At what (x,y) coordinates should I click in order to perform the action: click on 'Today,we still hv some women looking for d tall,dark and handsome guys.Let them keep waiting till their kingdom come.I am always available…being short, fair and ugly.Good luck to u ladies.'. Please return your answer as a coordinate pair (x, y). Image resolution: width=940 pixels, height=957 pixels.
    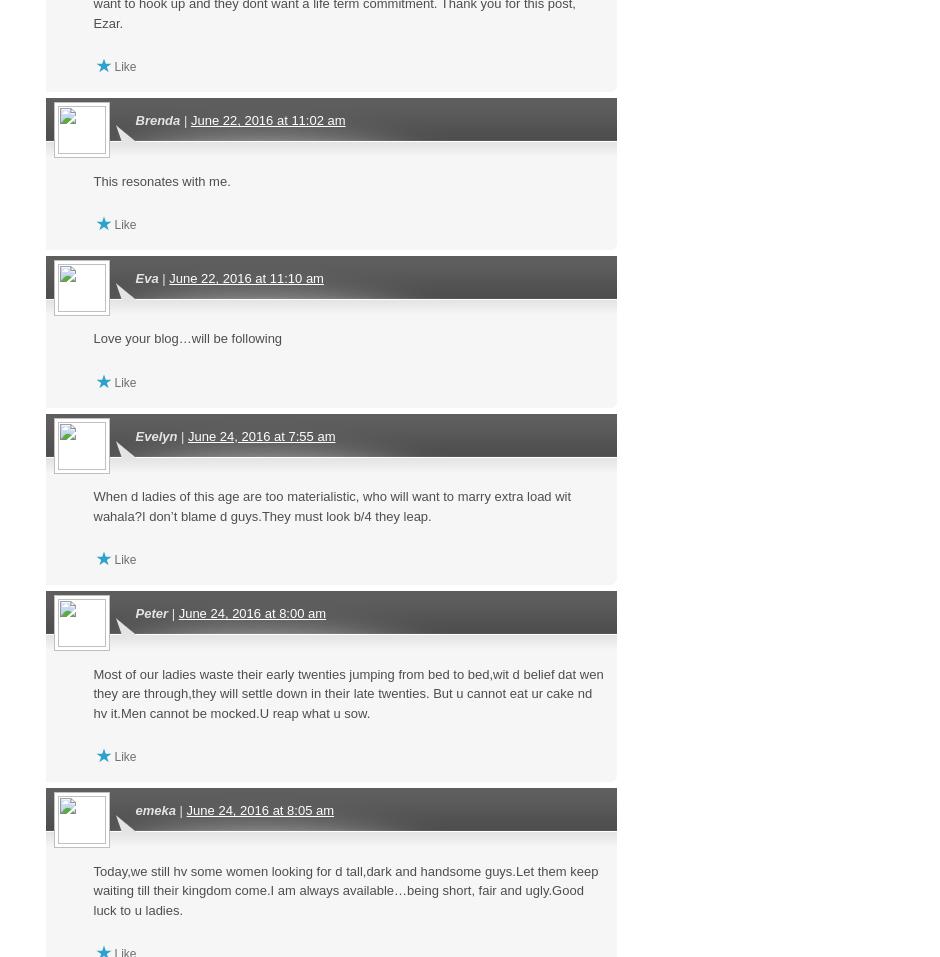
    Looking at the image, I should click on (345, 890).